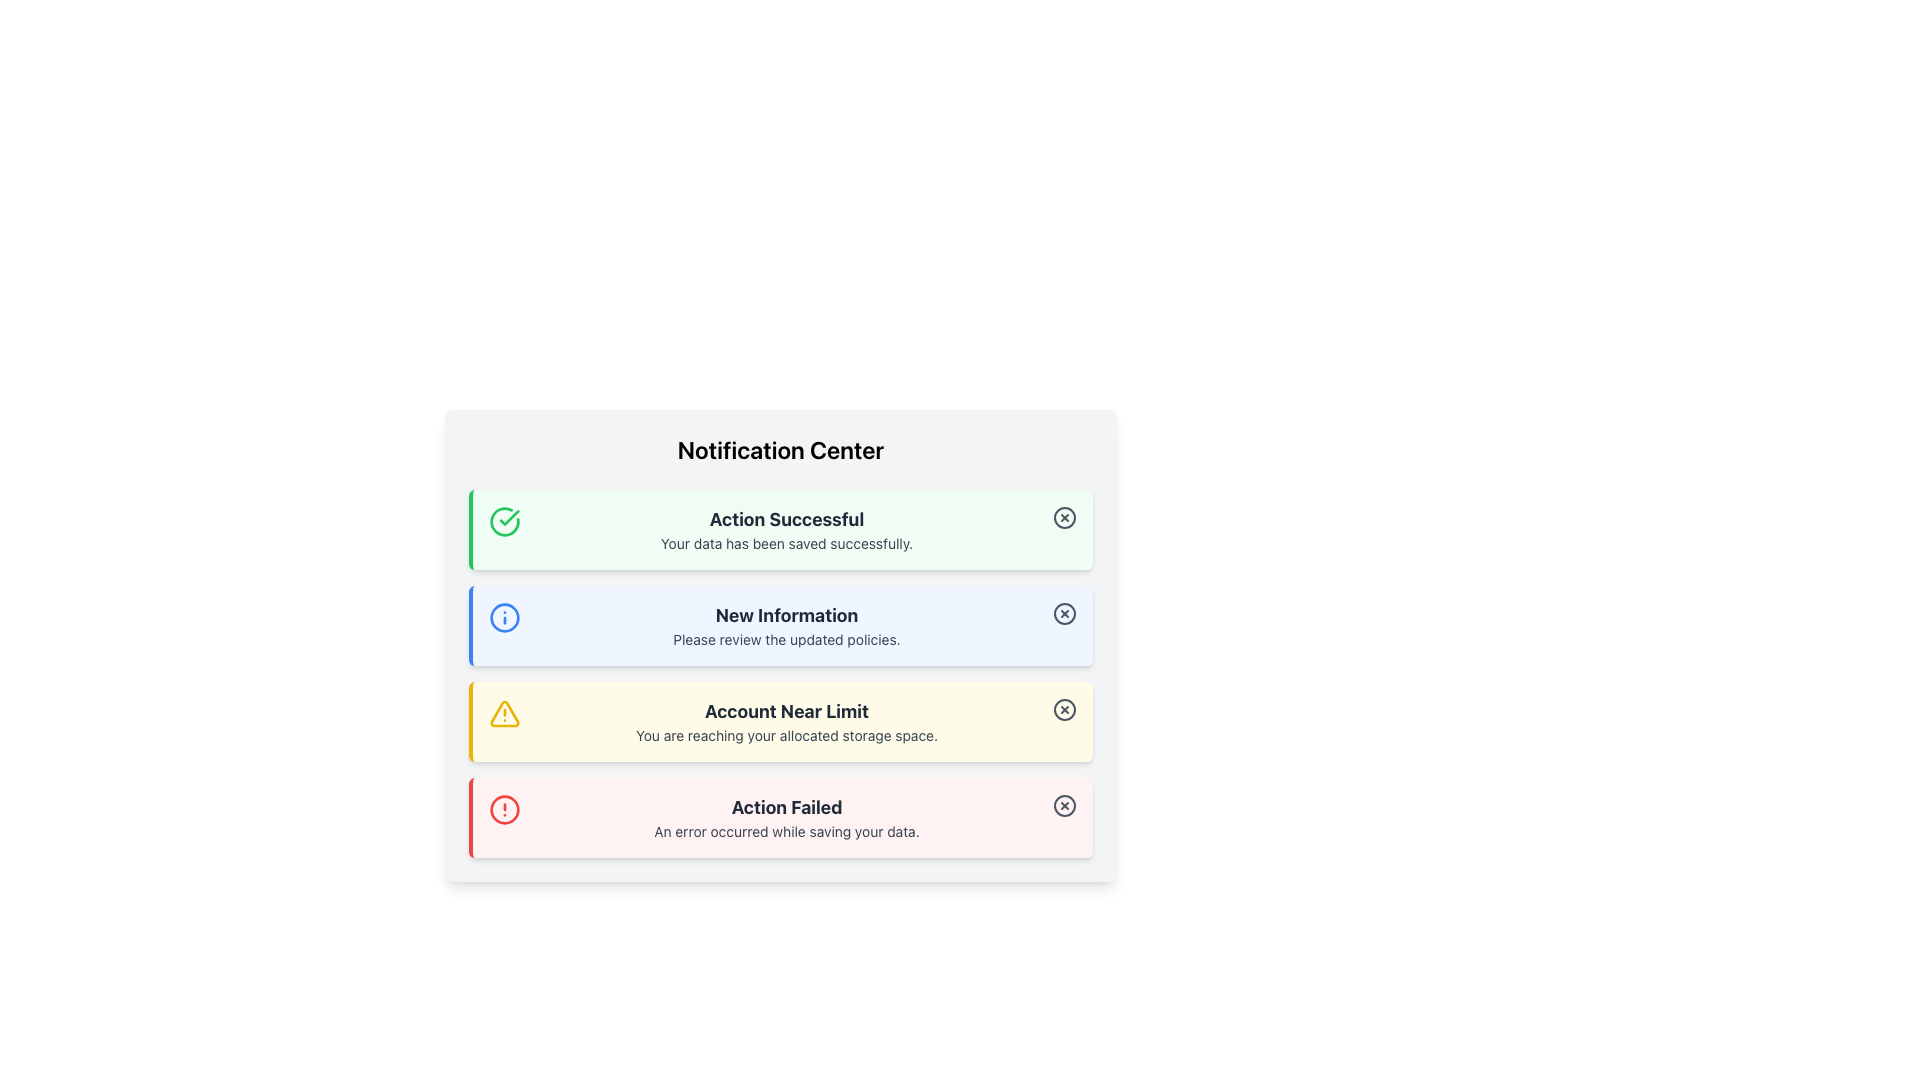 The image size is (1920, 1080). I want to click on the circular visual marker of the 'close' icon located next to the 'Account Near Limit' notification text, so click(1064, 708).